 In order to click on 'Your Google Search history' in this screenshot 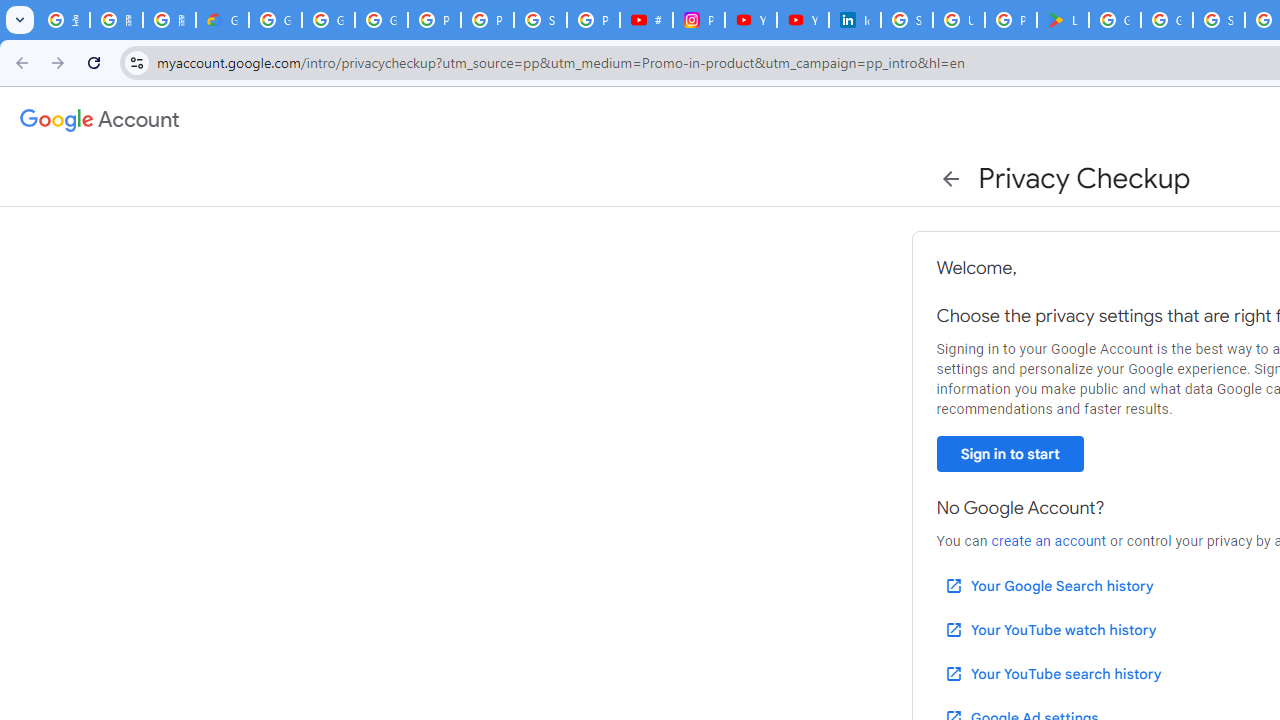, I will do `click(1047, 585)`.